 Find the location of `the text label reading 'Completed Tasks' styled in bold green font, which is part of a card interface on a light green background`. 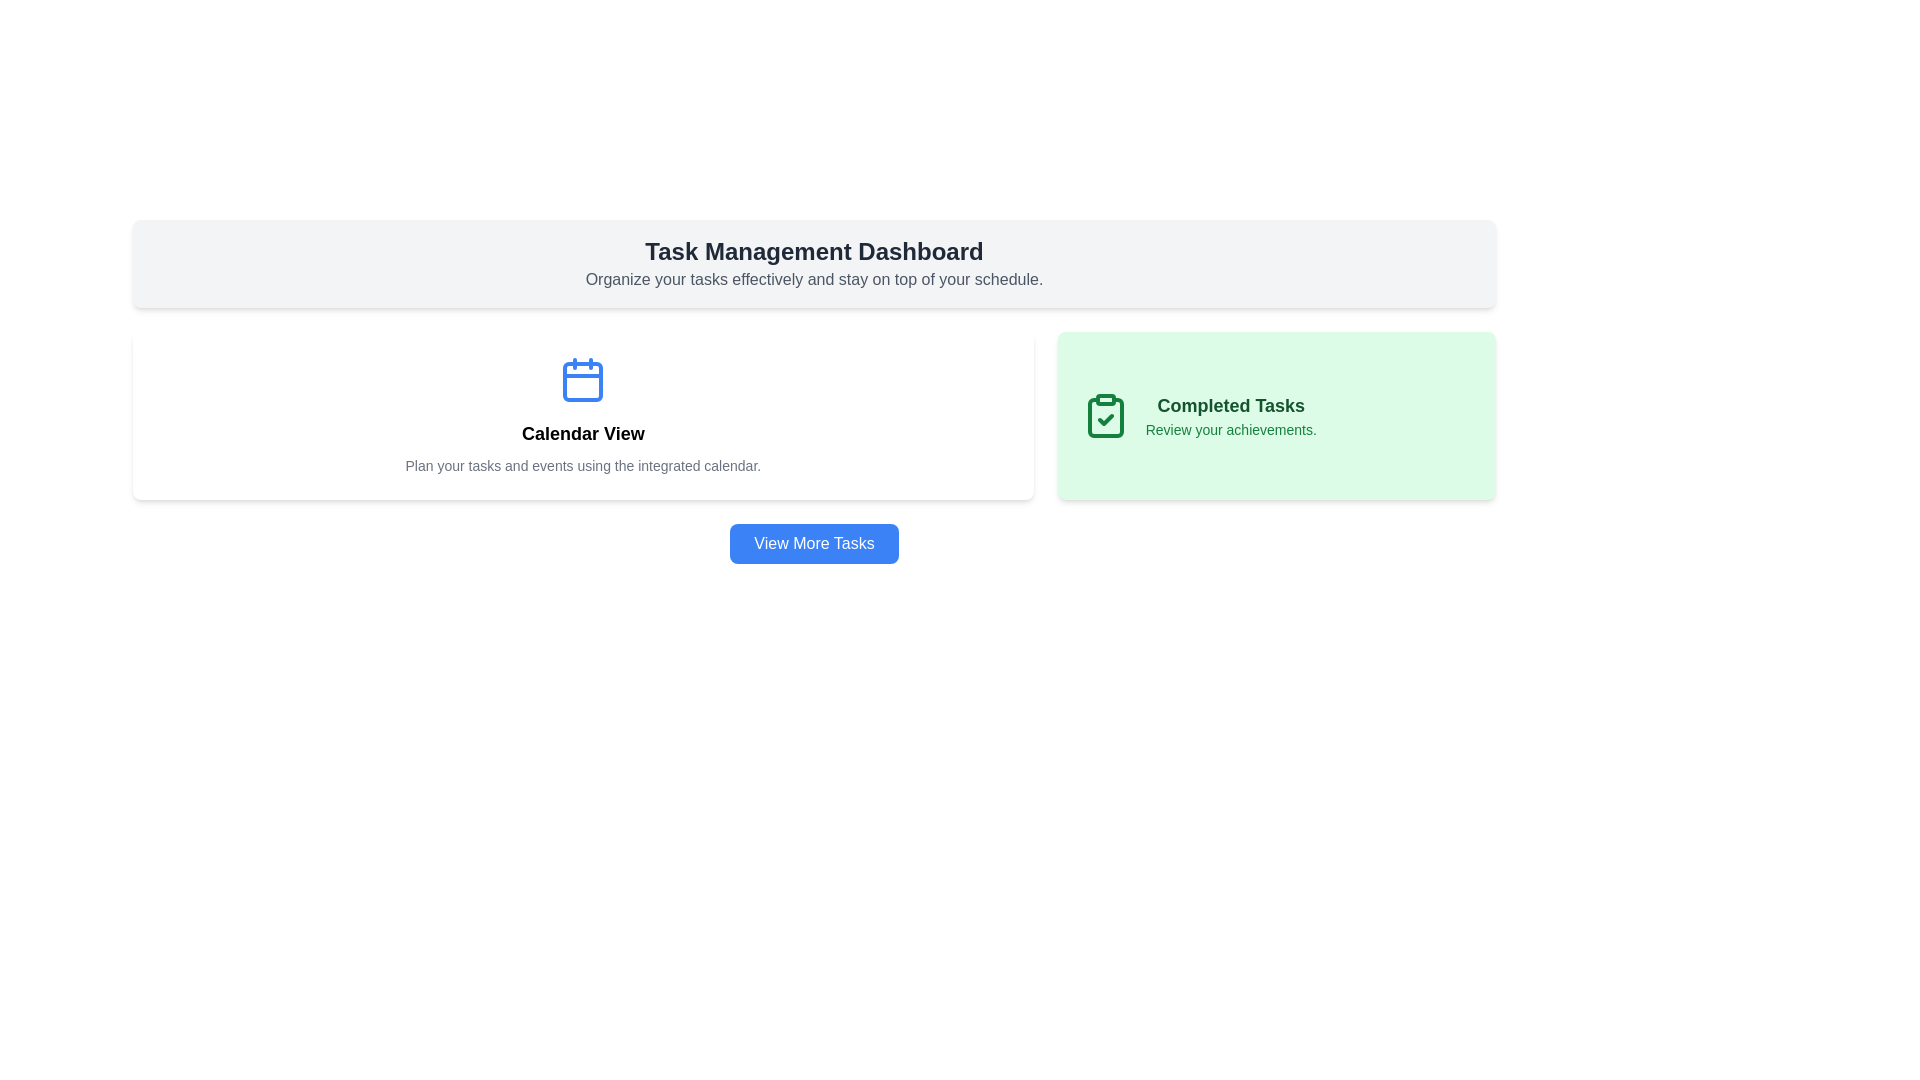

the text label reading 'Completed Tasks' styled in bold green font, which is part of a card interface on a light green background is located at coordinates (1230, 405).